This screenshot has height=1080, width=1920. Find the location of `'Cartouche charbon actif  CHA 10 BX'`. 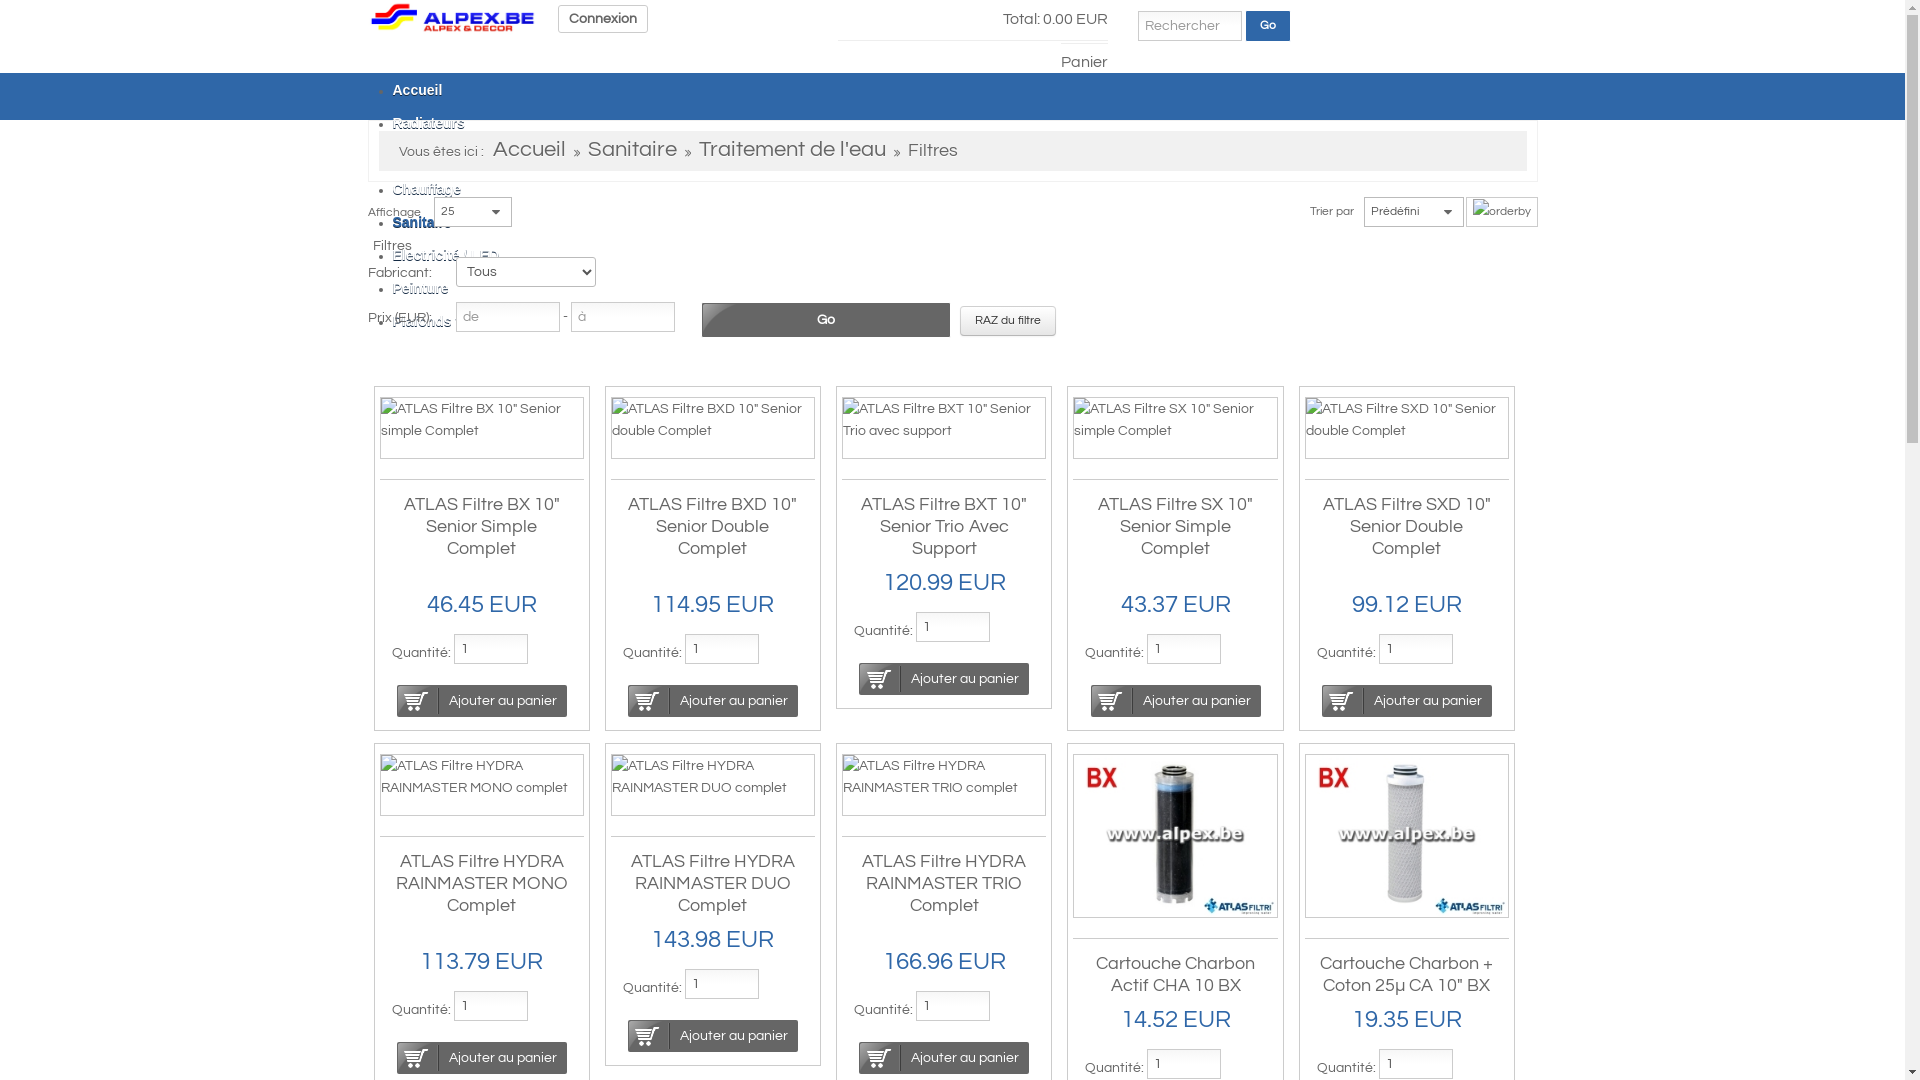

'Cartouche charbon actif  CHA 10 BX' is located at coordinates (1175, 836).